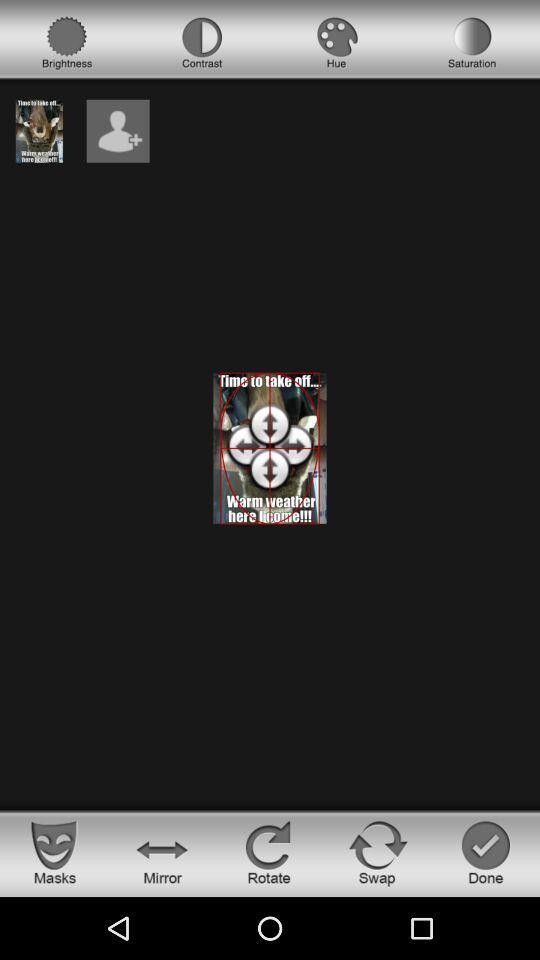  Describe the element at coordinates (378, 851) in the screenshot. I see `the refresh icon` at that location.